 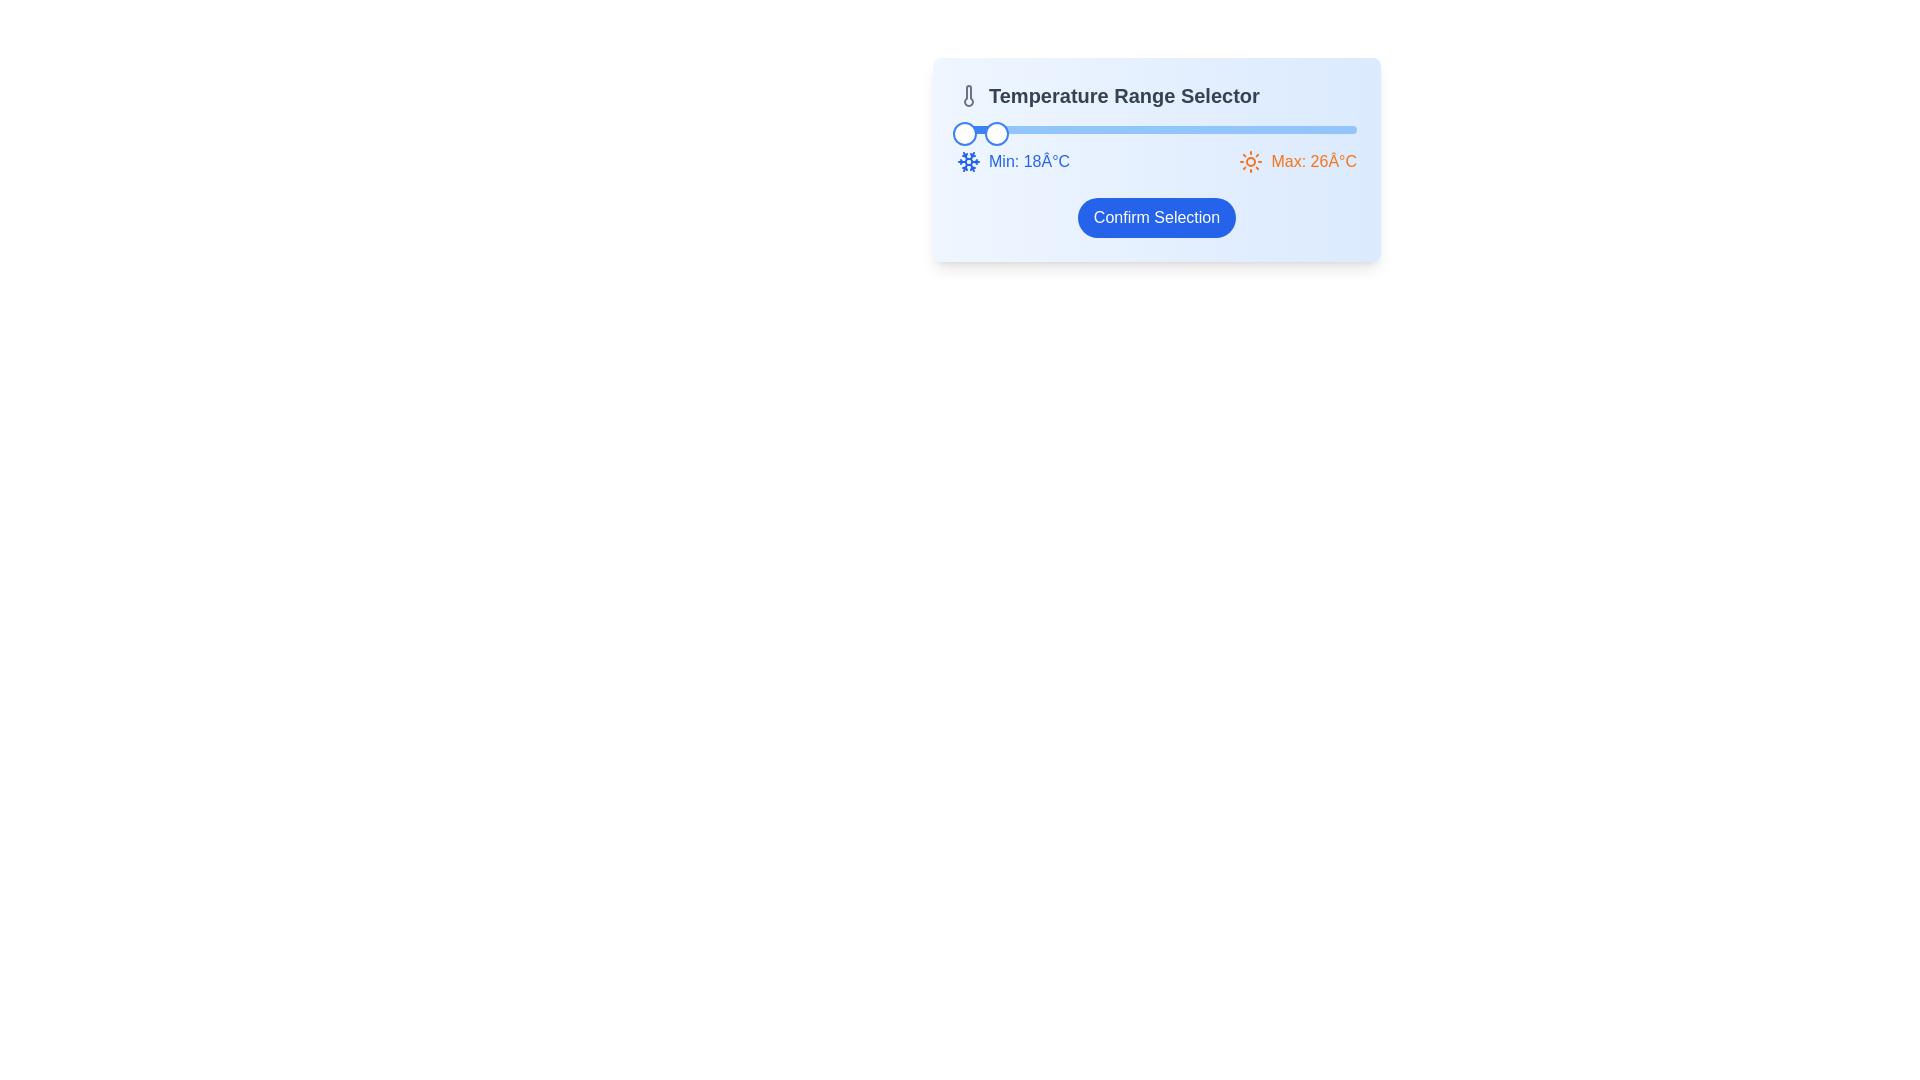 I want to click on the left slider knob, so click(x=930, y=134).